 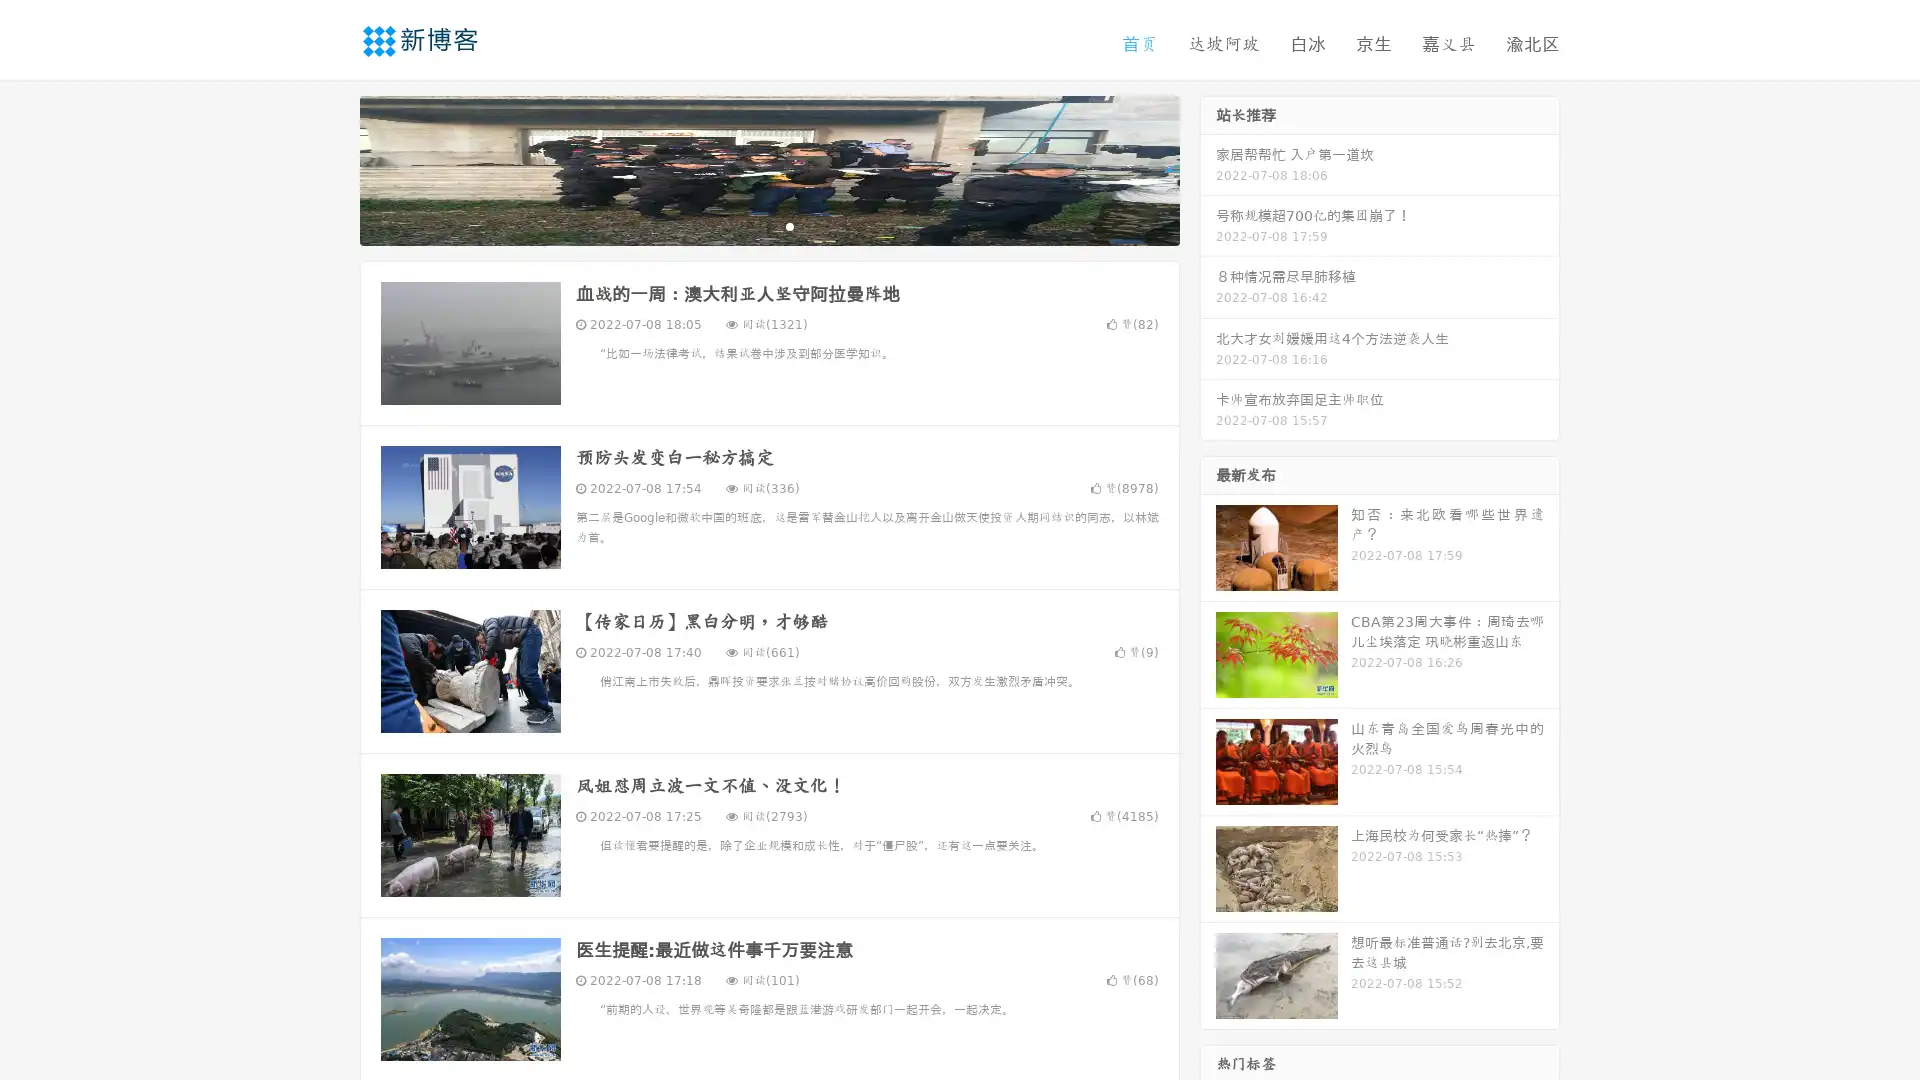 What do you see at coordinates (768, 225) in the screenshot?
I see `Go to slide 2` at bounding box center [768, 225].